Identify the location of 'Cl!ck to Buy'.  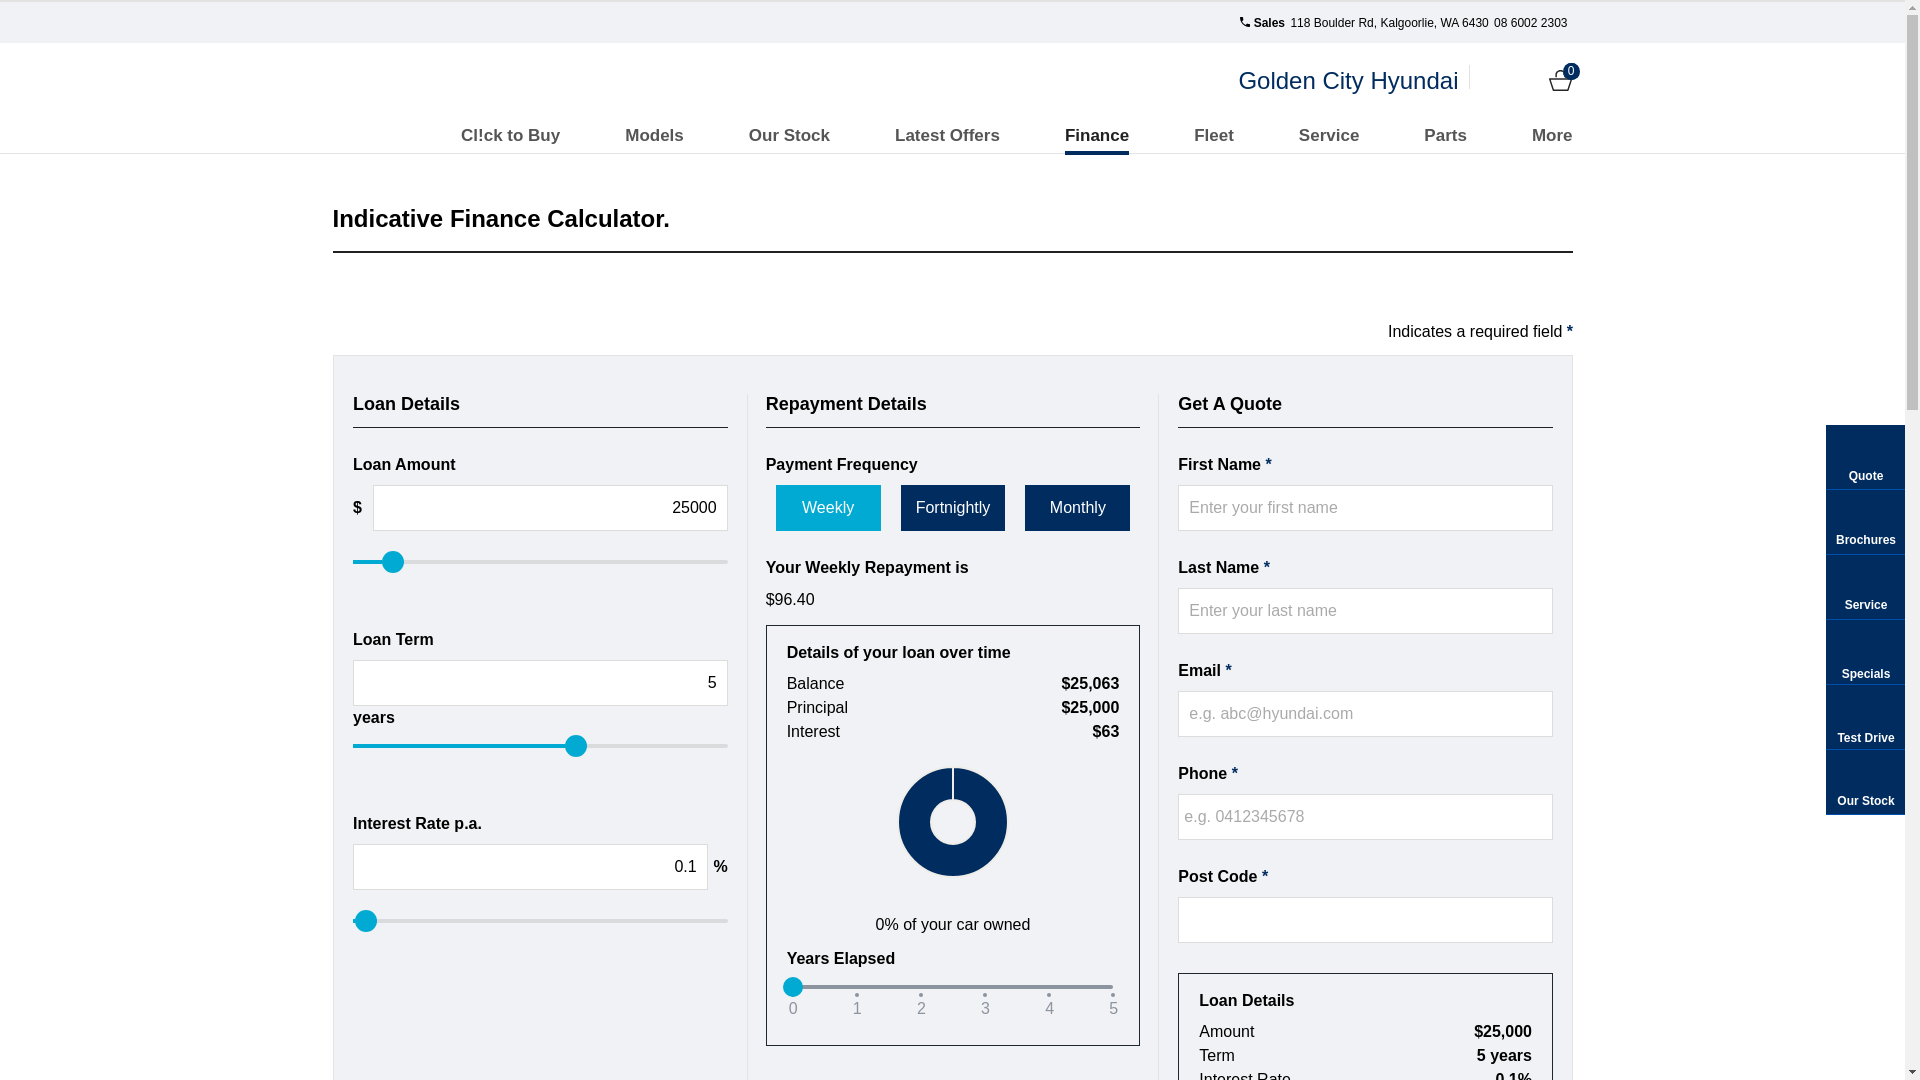
(510, 135).